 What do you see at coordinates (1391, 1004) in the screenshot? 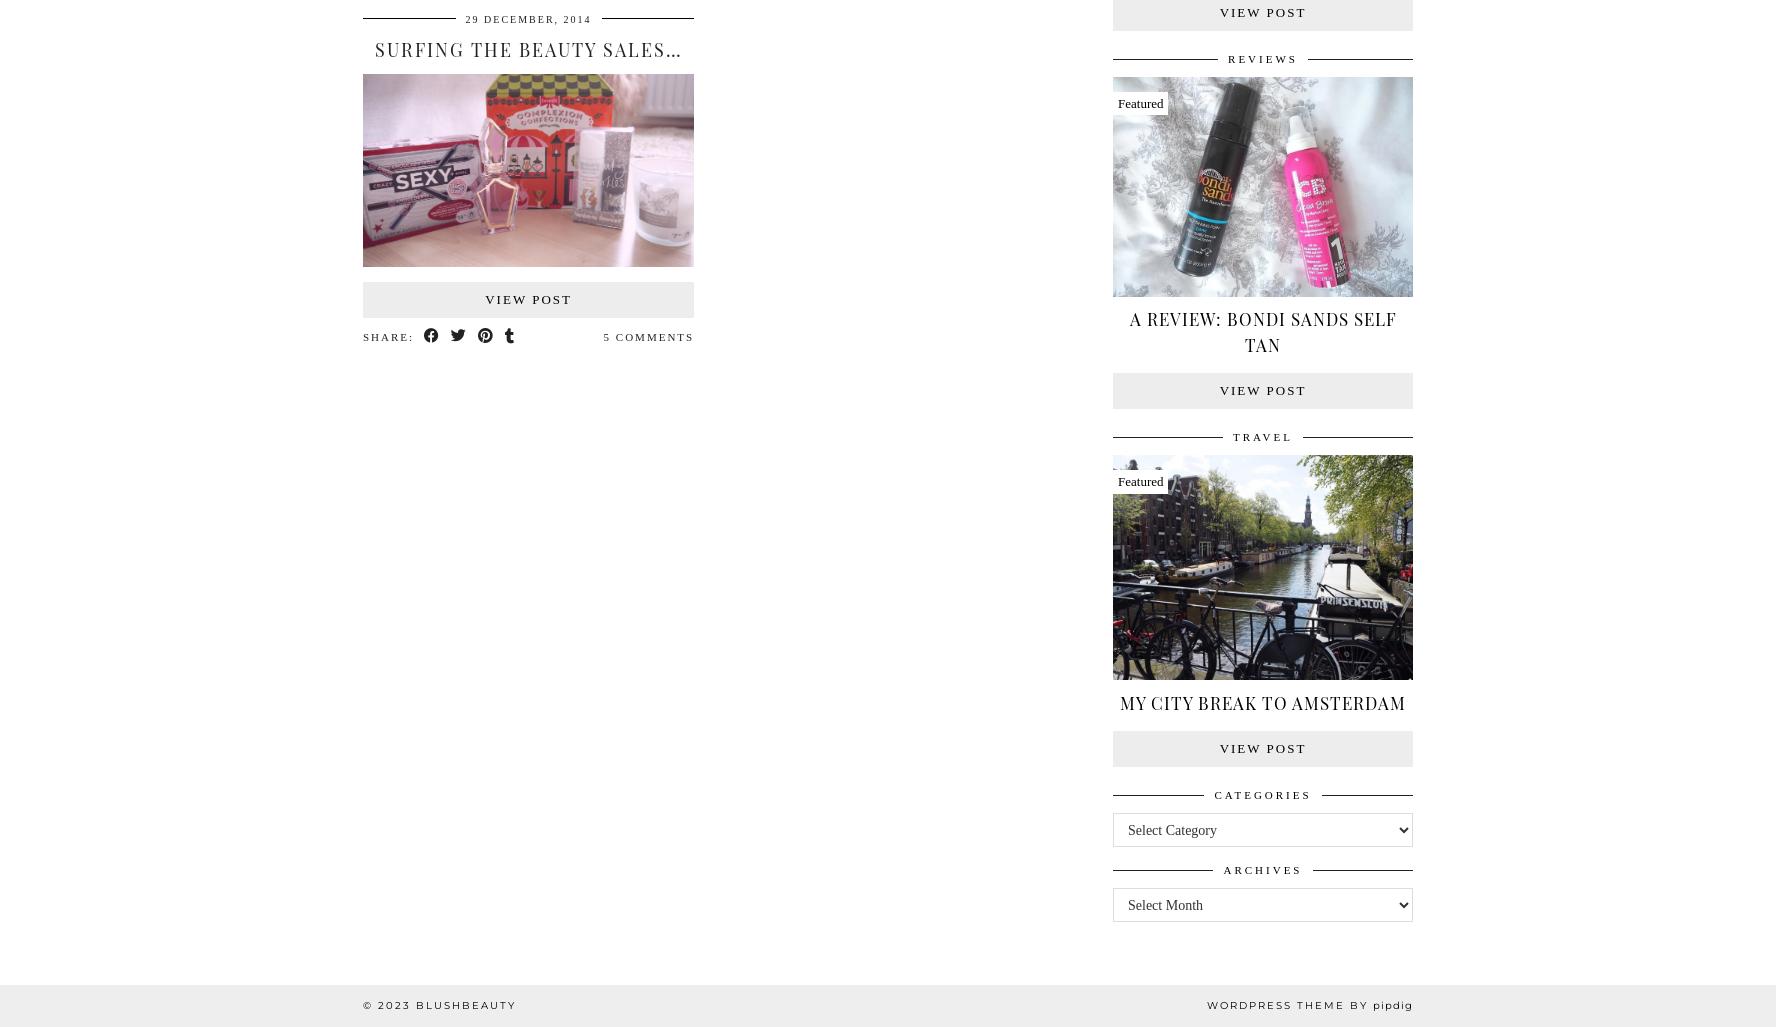
I see `'pipdig'` at bounding box center [1391, 1004].